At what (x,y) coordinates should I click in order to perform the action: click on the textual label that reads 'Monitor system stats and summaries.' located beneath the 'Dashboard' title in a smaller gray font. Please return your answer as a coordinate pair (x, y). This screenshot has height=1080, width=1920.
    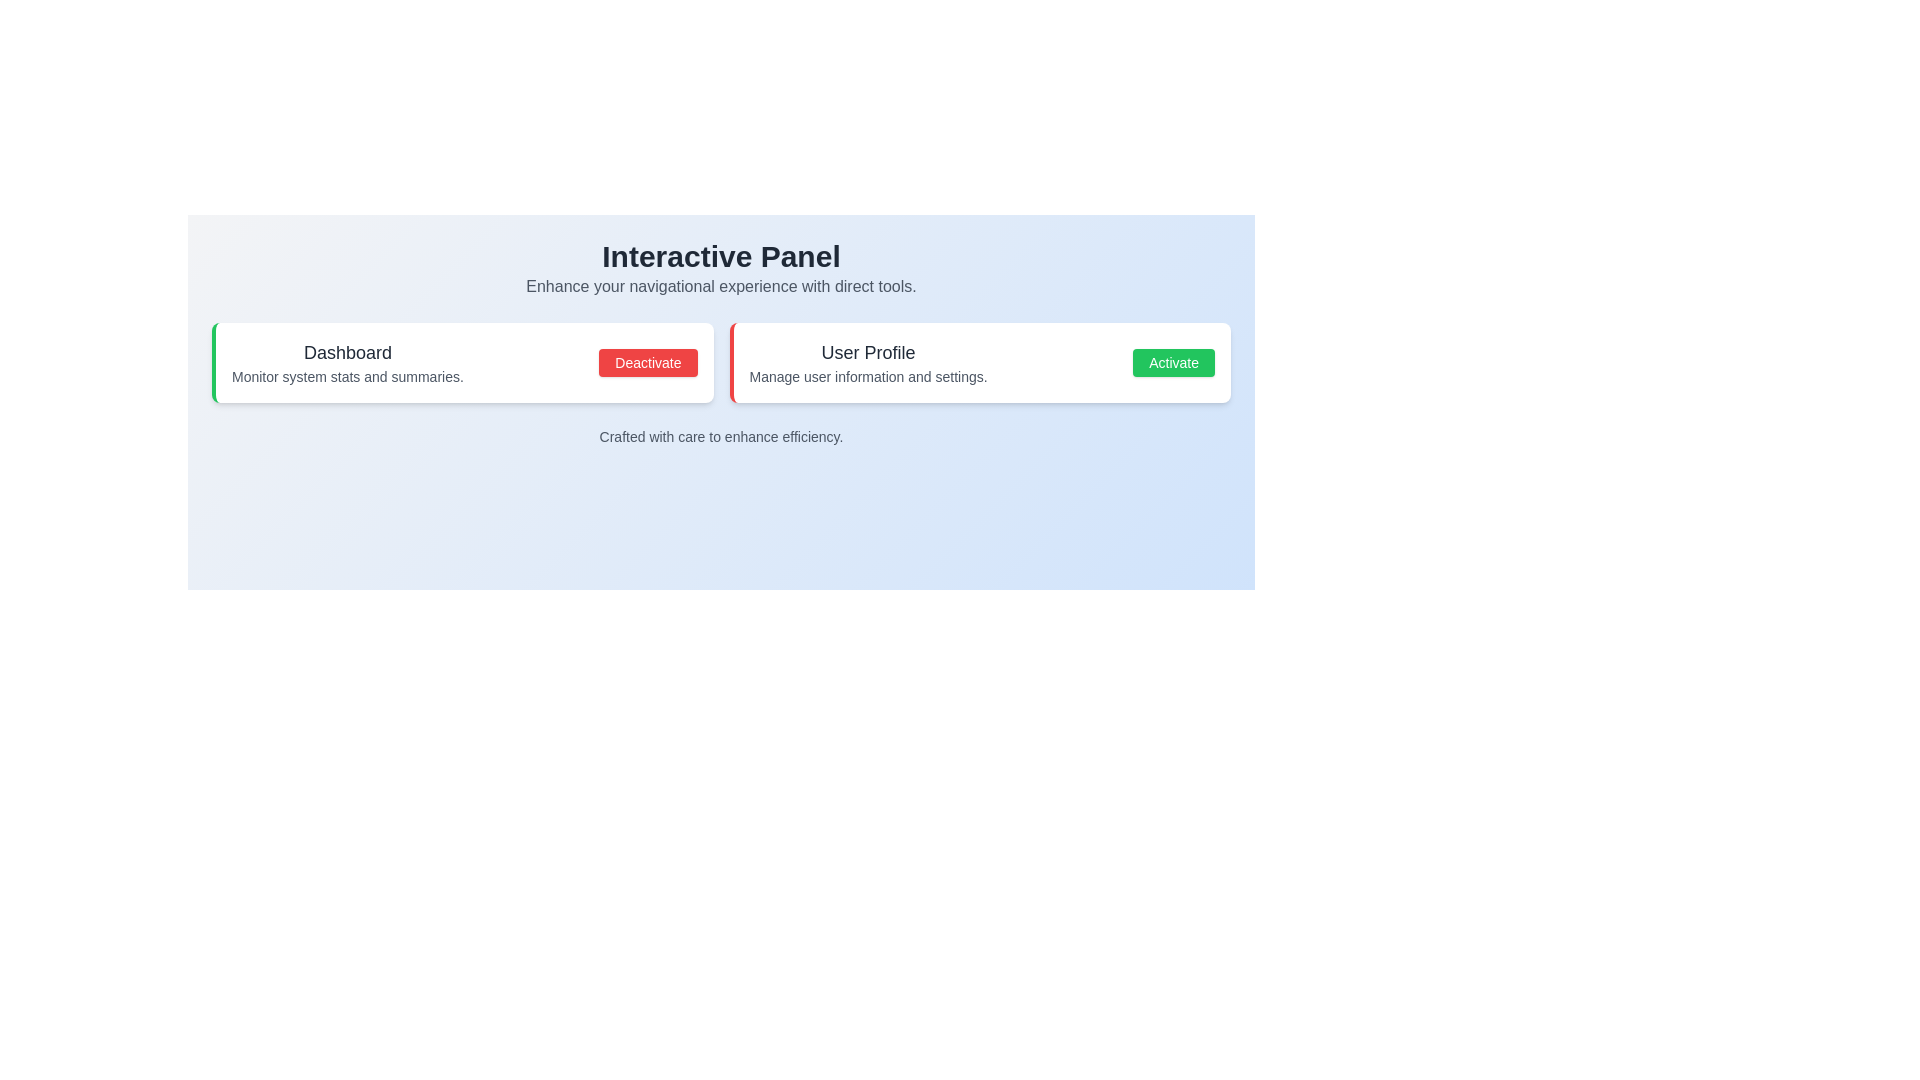
    Looking at the image, I should click on (347, 377).